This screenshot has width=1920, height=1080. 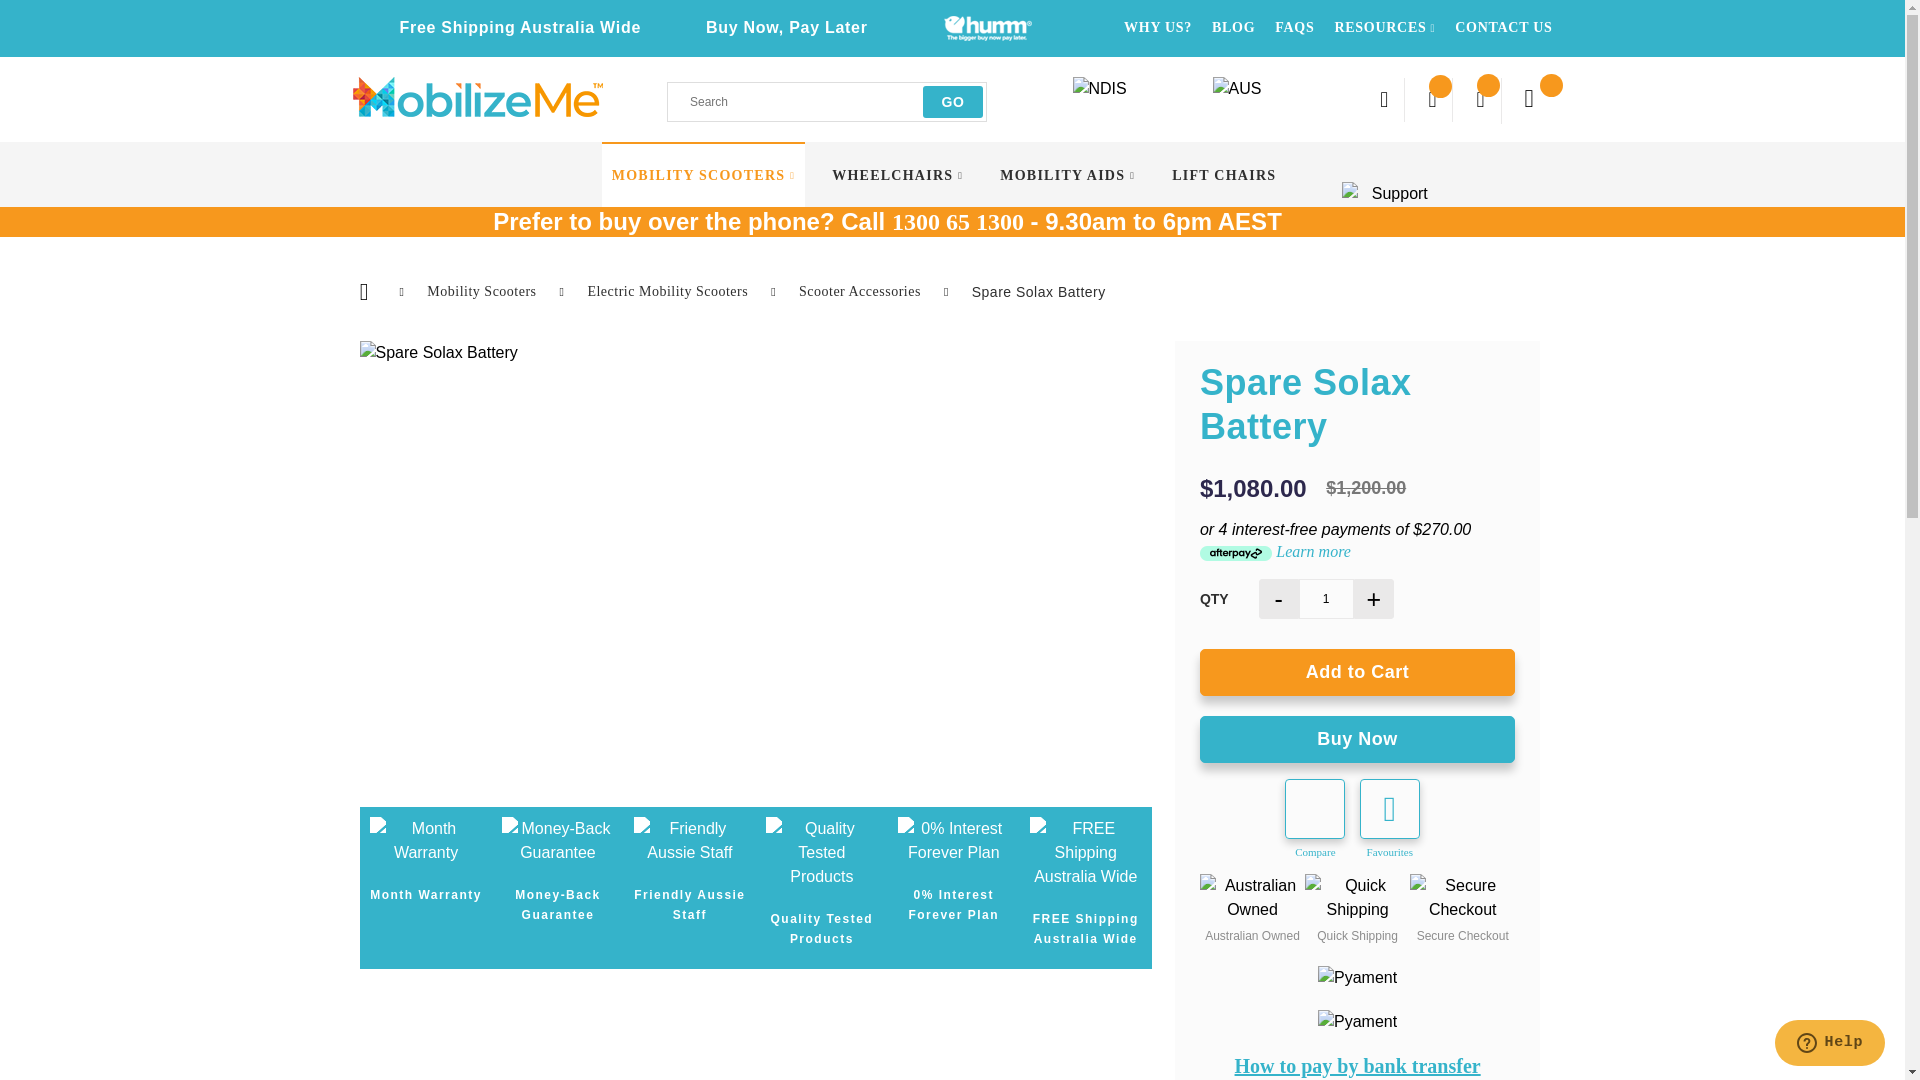 What do you see at coordinates (1232, 27) in the screenshot?
I see `'BLOG'` at bounding box center [1232, 27].